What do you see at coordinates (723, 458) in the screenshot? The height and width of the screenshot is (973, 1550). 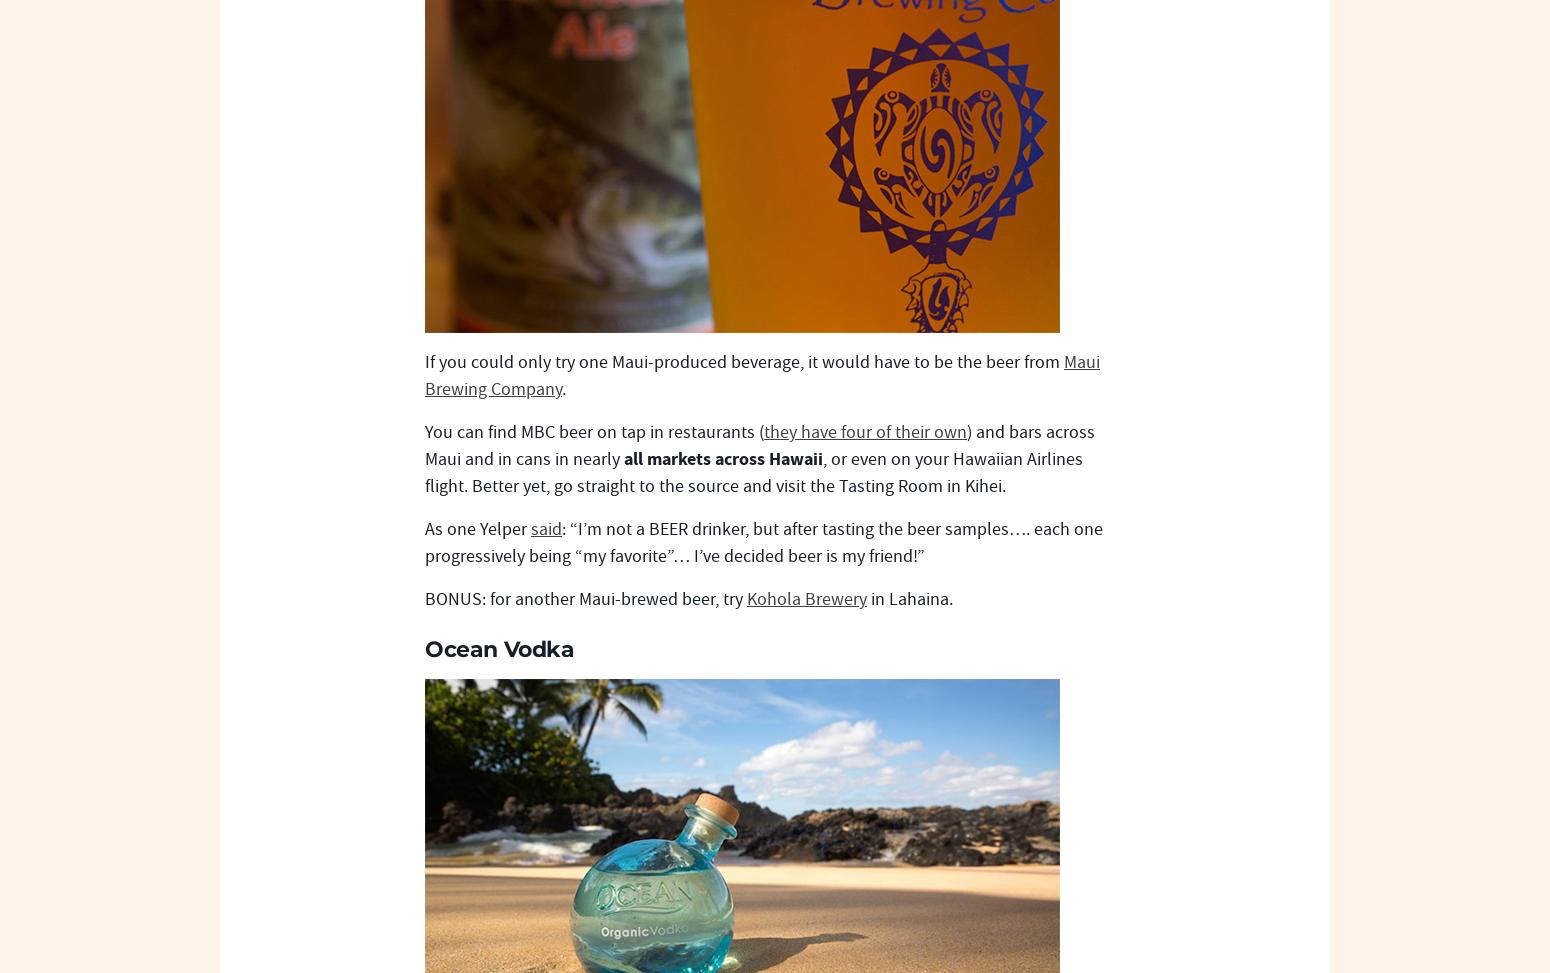 I see `'all markets across Hawaii'` at bounding box center [723, 458].